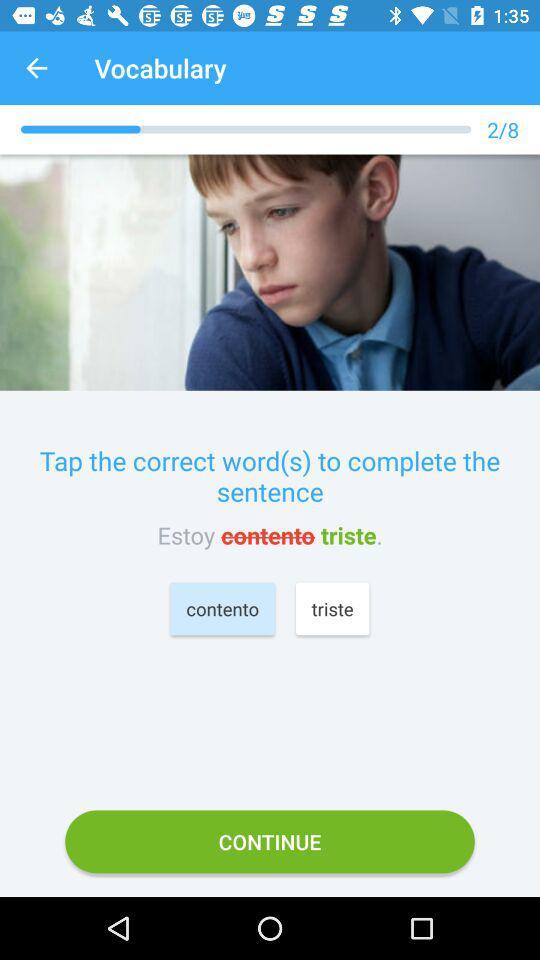 This screenshot has height=960, width=540. Describe the element at coordinates (36, 68) in the screenshot. I see `app to the left of the vocabulary item` at that location.